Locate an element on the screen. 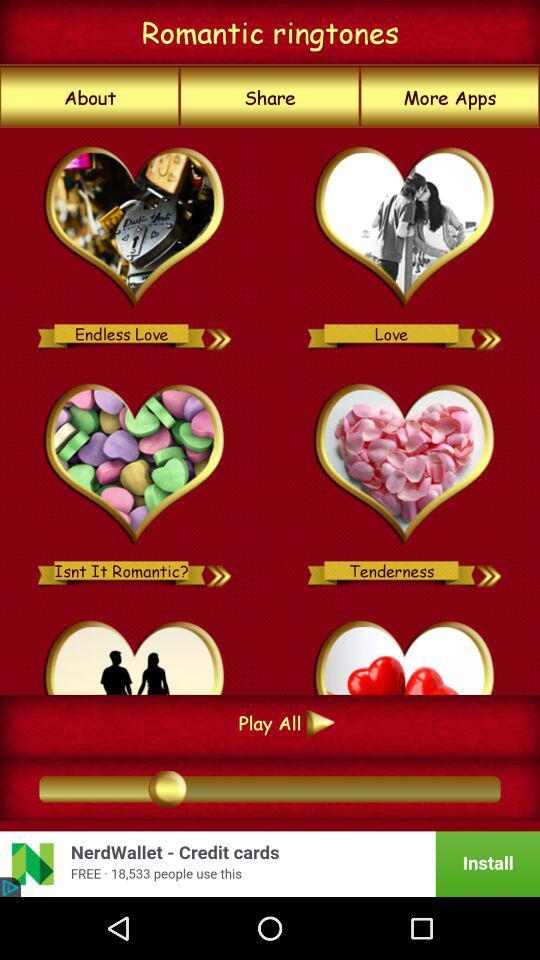  love is located at coordinates (405, 228).